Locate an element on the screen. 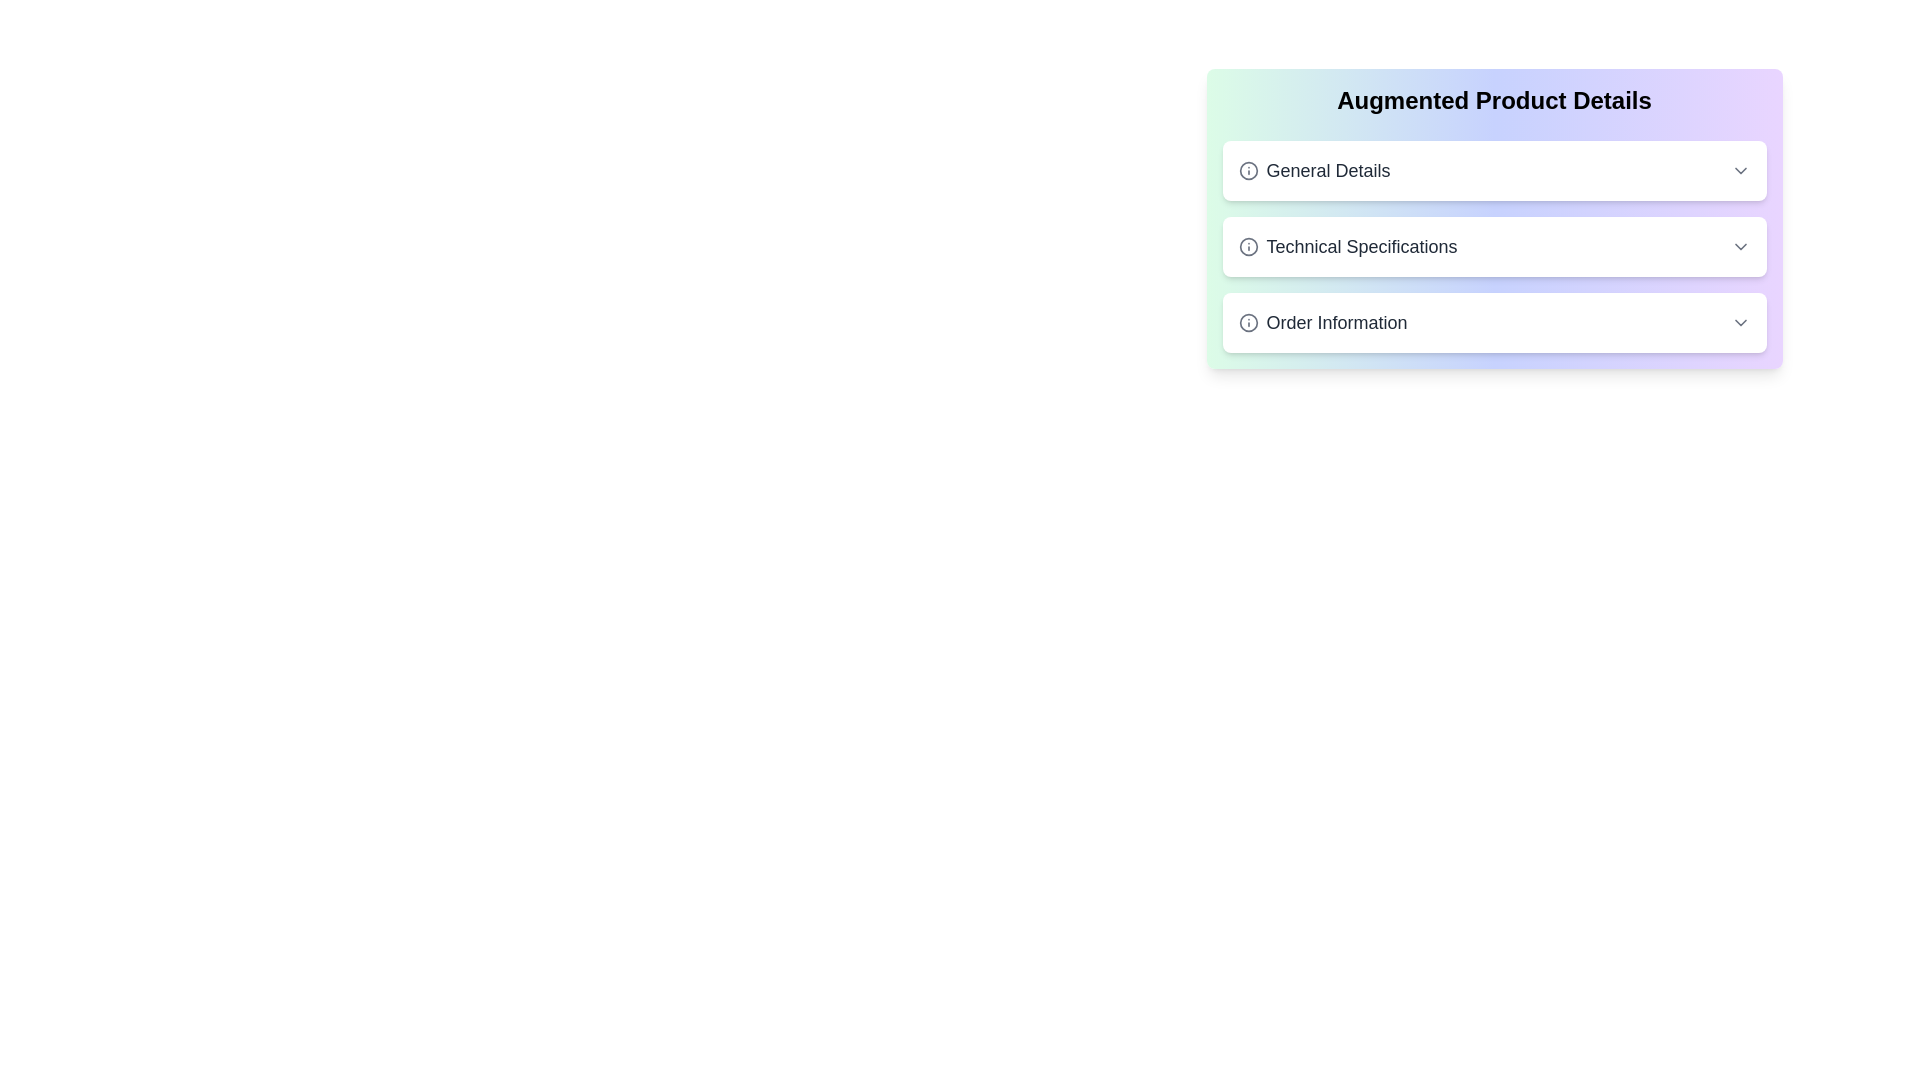 This screenshot has height=1080, width=1920. the circular gray icon with an outlined border located to the left of the 'Order Information' text label is located at coordinates (1247, 322).